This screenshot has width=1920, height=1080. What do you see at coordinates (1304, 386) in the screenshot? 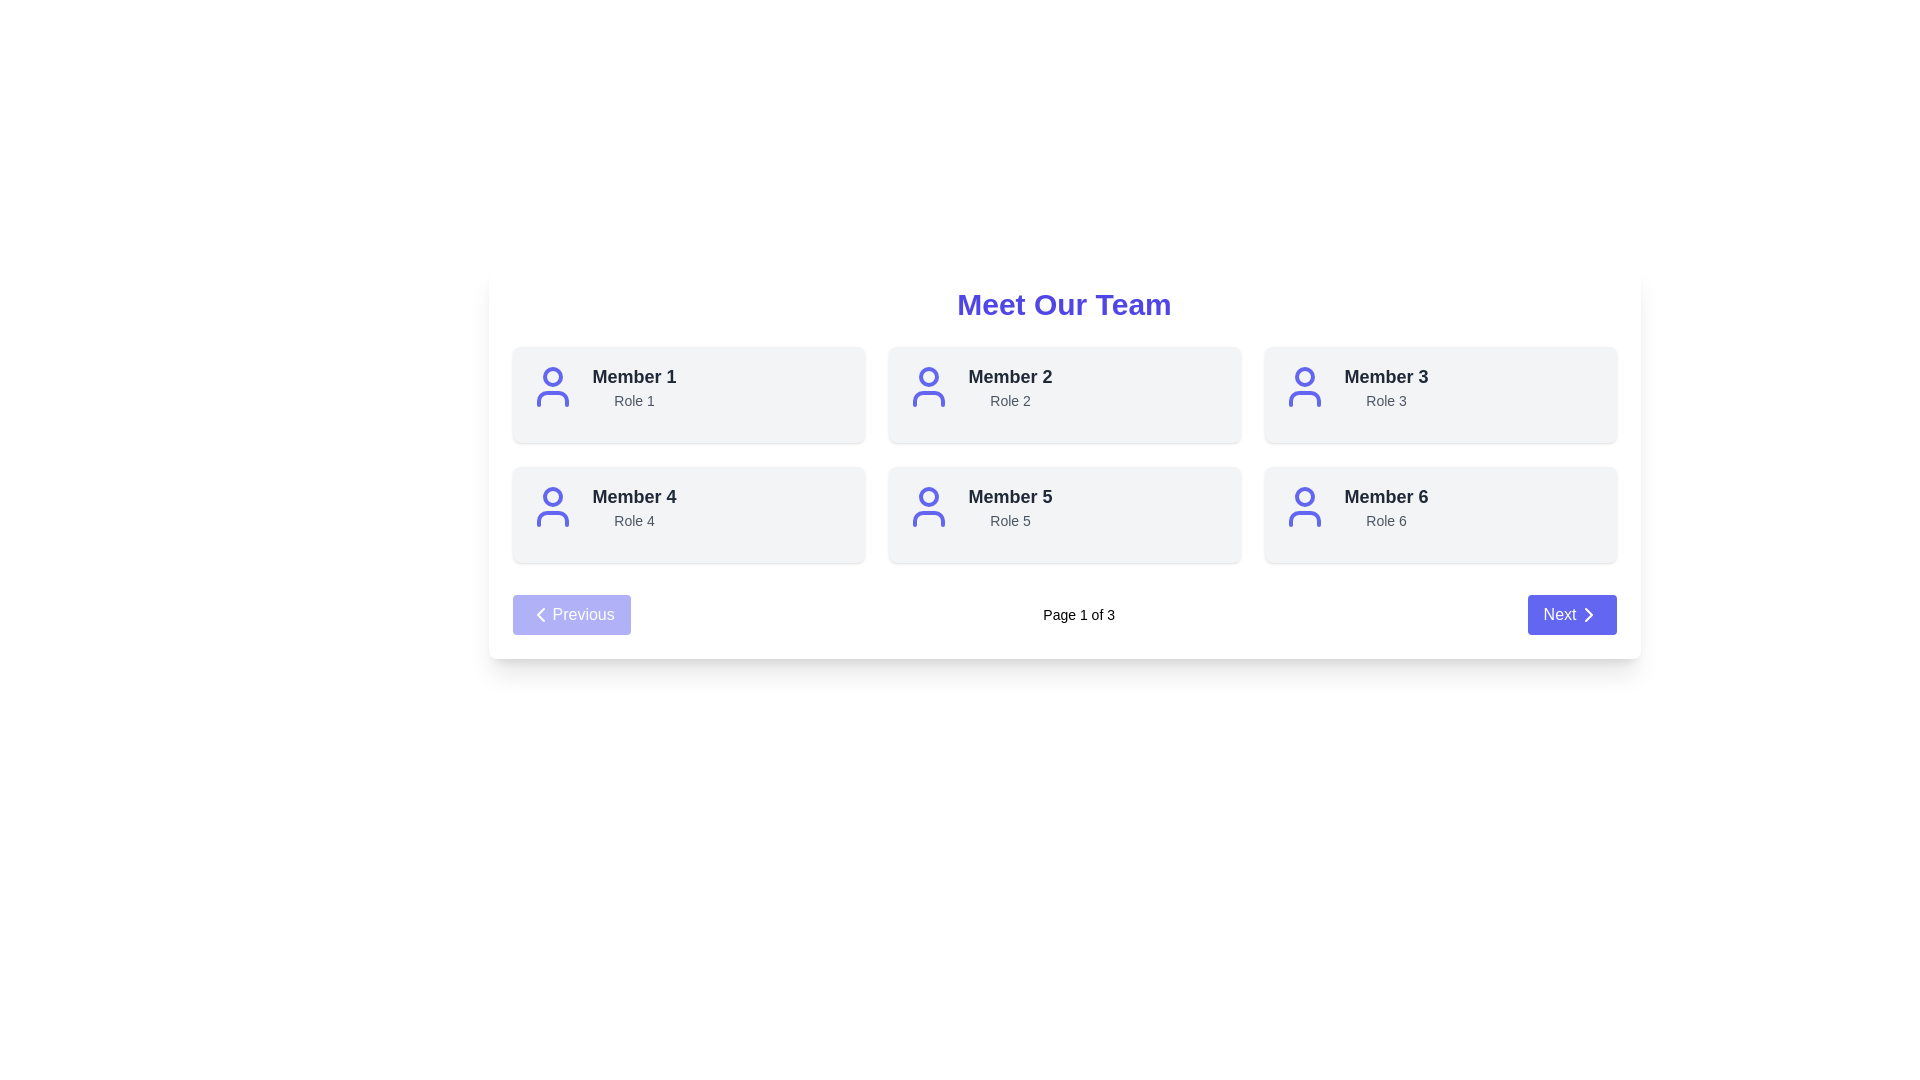
I see `the user silhouette SVG icon, which is the leftmost component of the 'Member 3 - Role 3' card in a grid layout` at bounding box center [1304, 386].